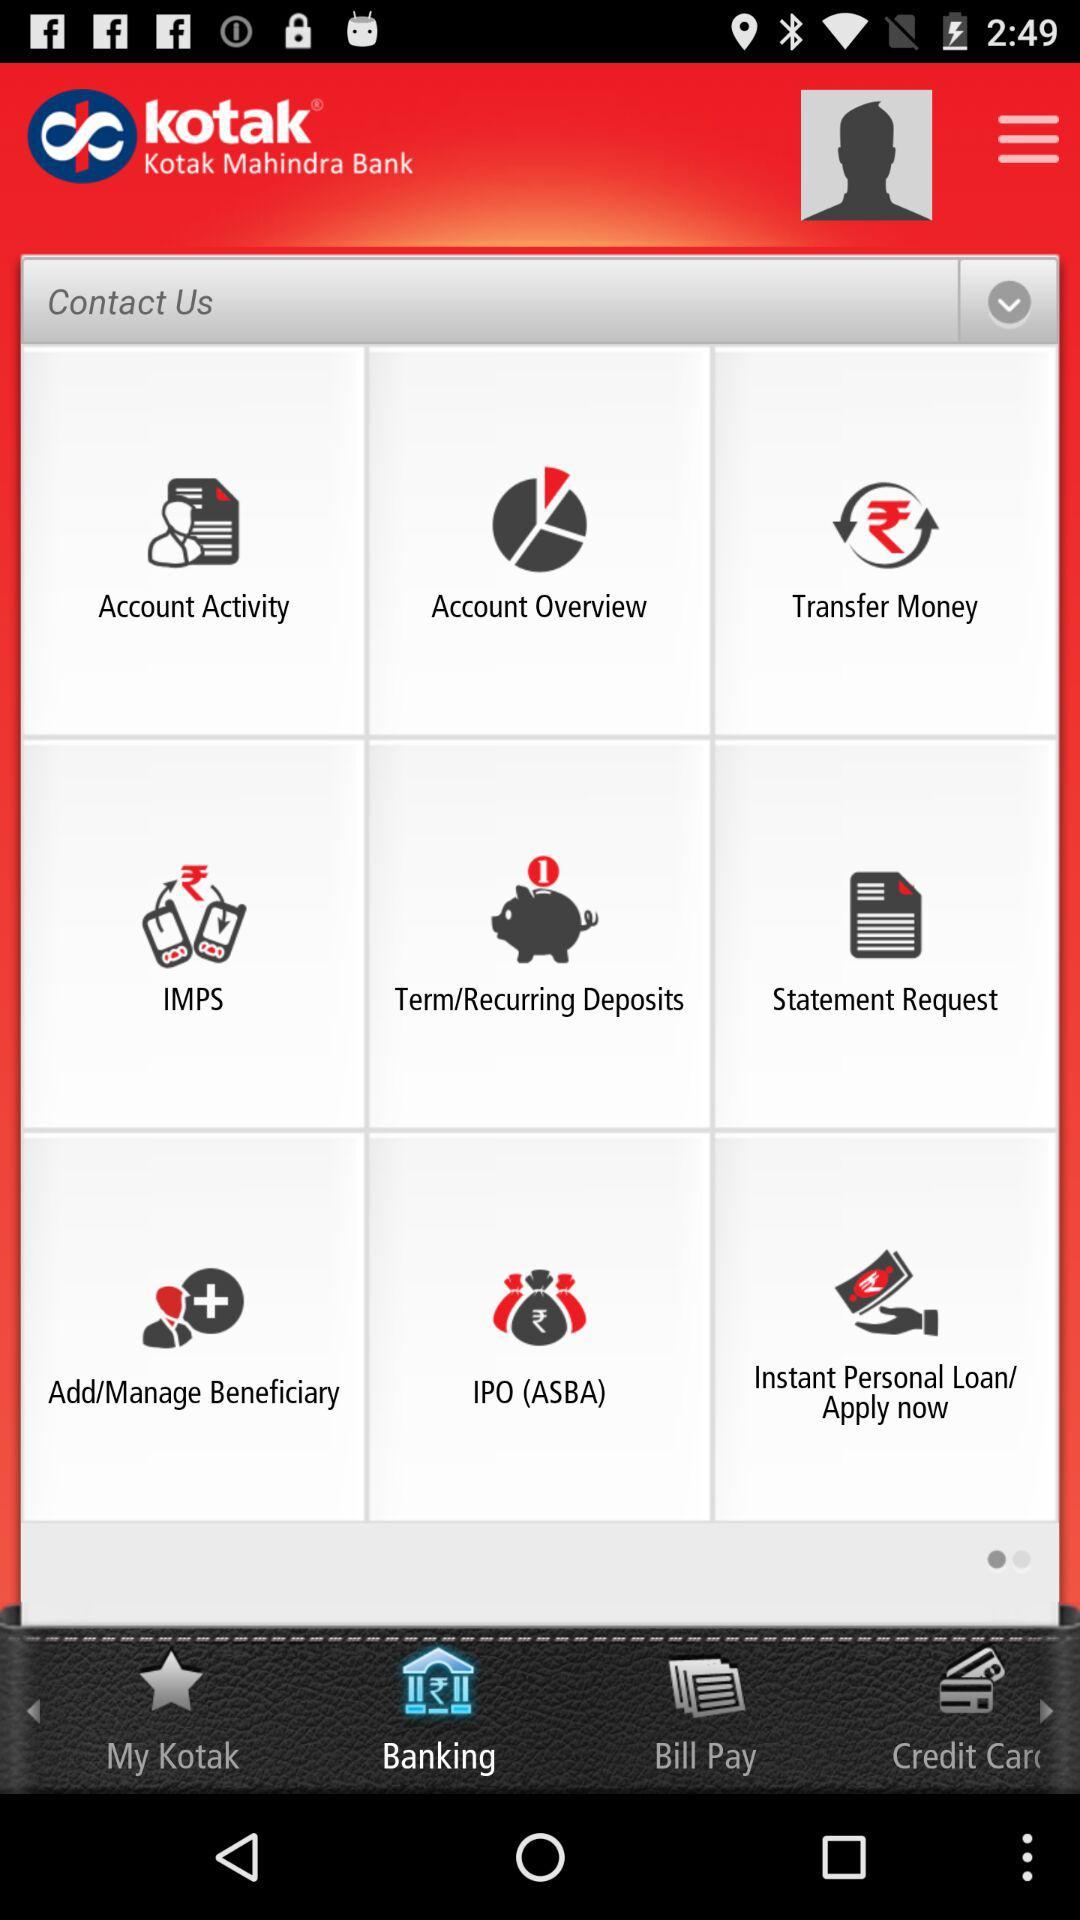  Describe the element at coordinates (193, 913) in the screenshot. I see `imps on the left side of the page` at that location.